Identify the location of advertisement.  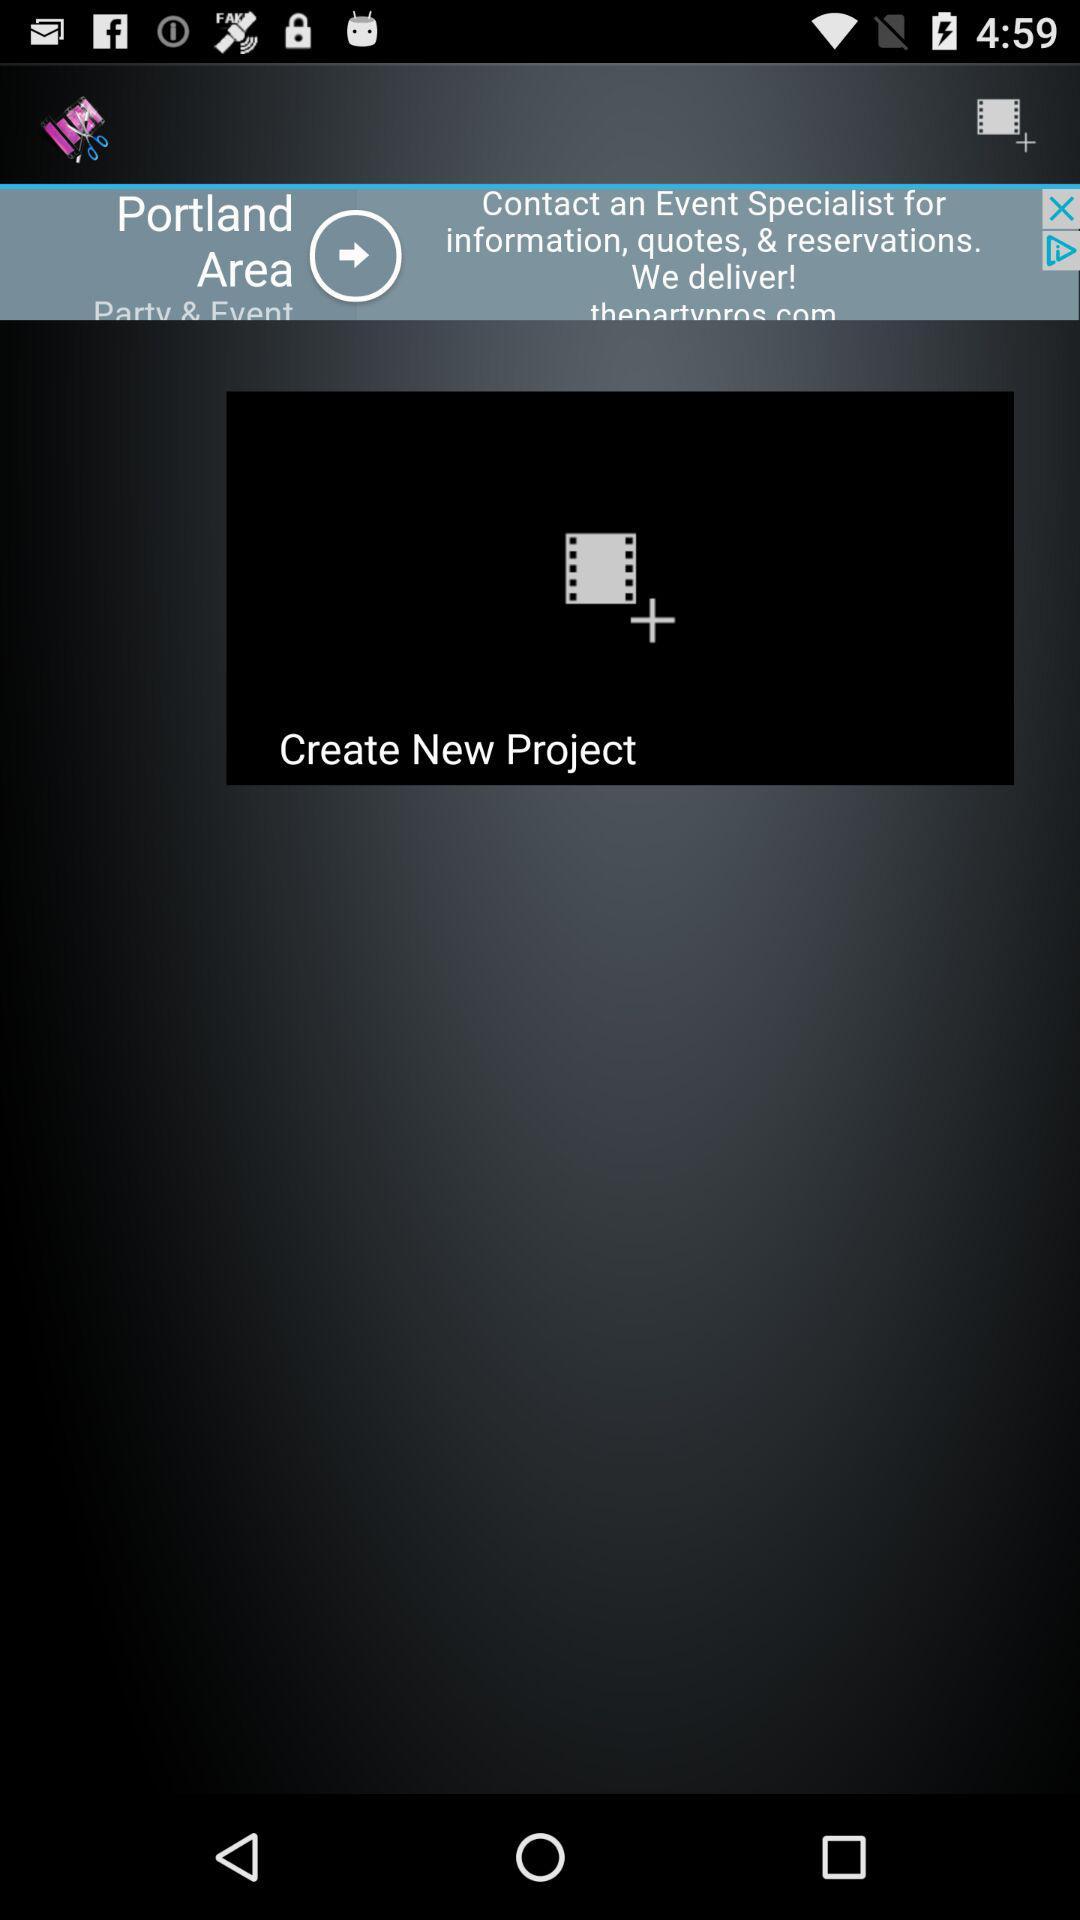
(540, 253).